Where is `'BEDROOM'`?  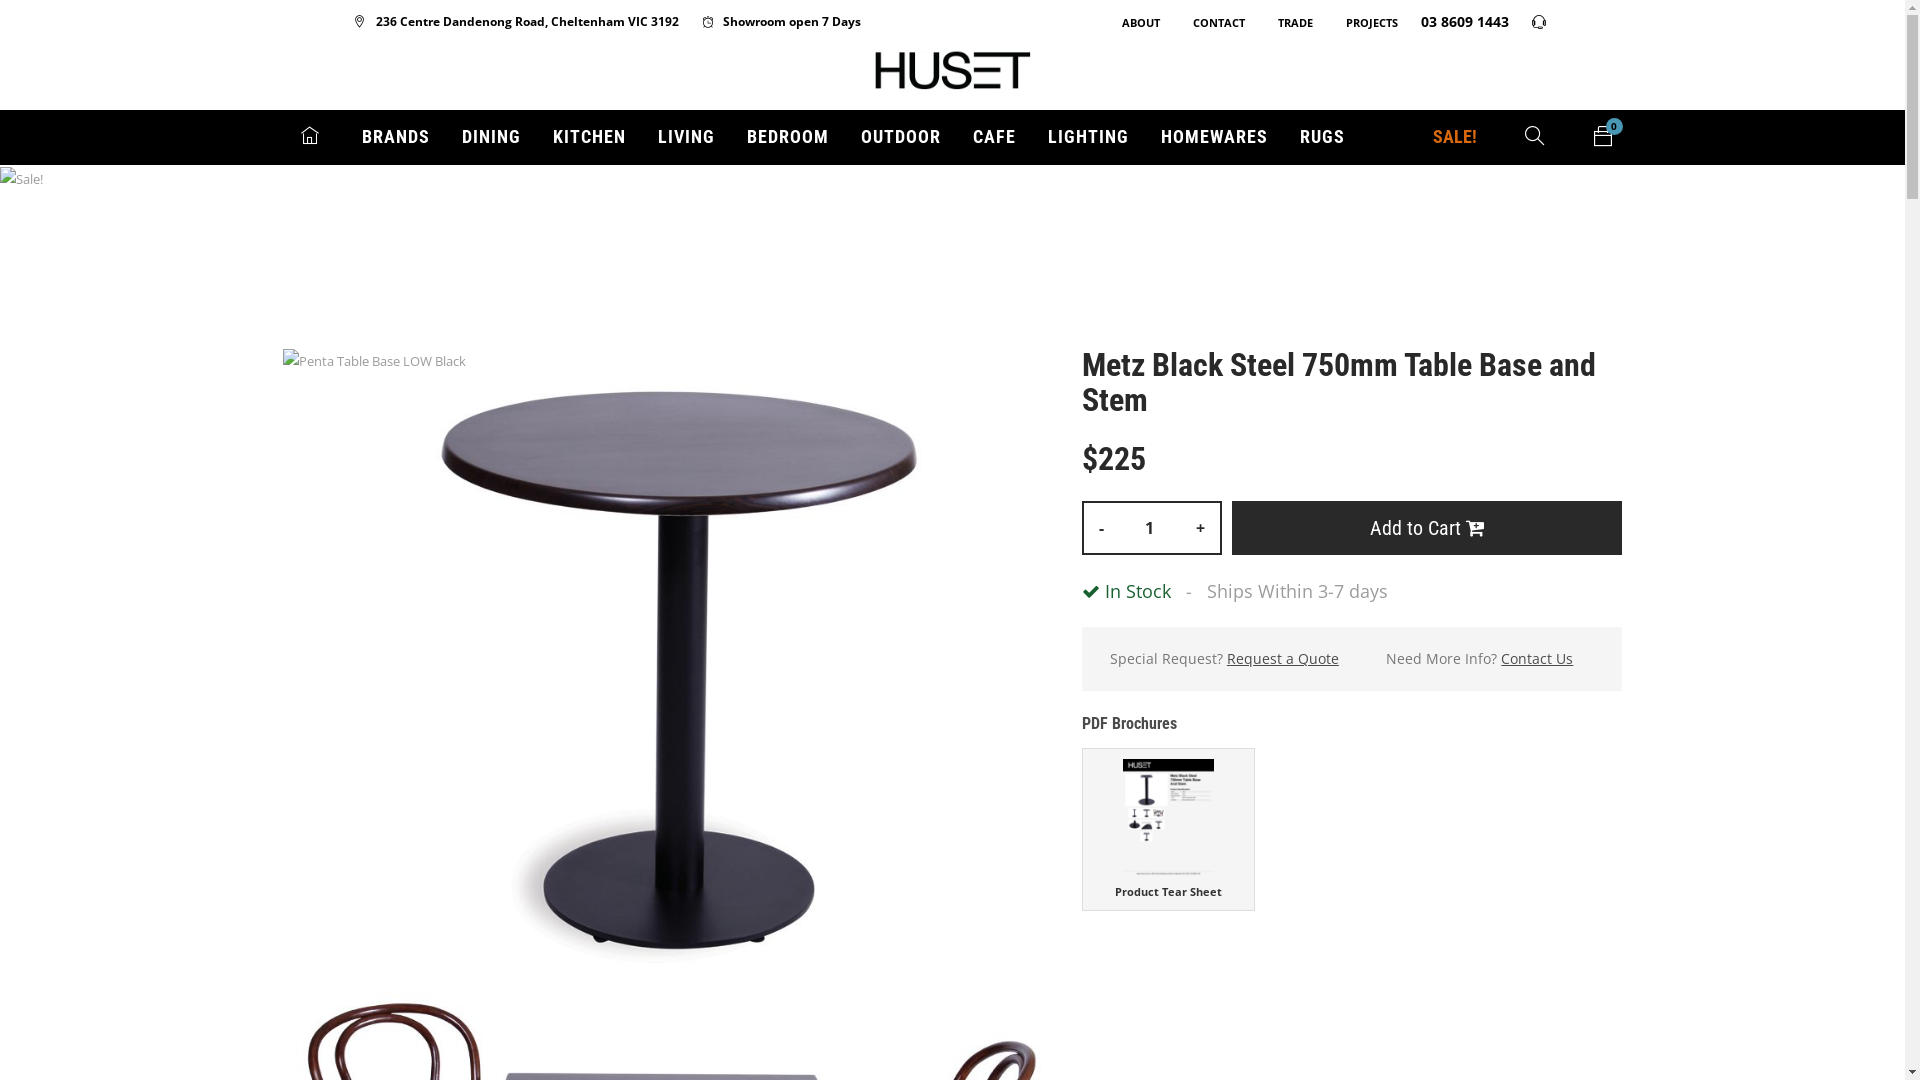 'BEDROOM' is located at coordinates (786, 136).